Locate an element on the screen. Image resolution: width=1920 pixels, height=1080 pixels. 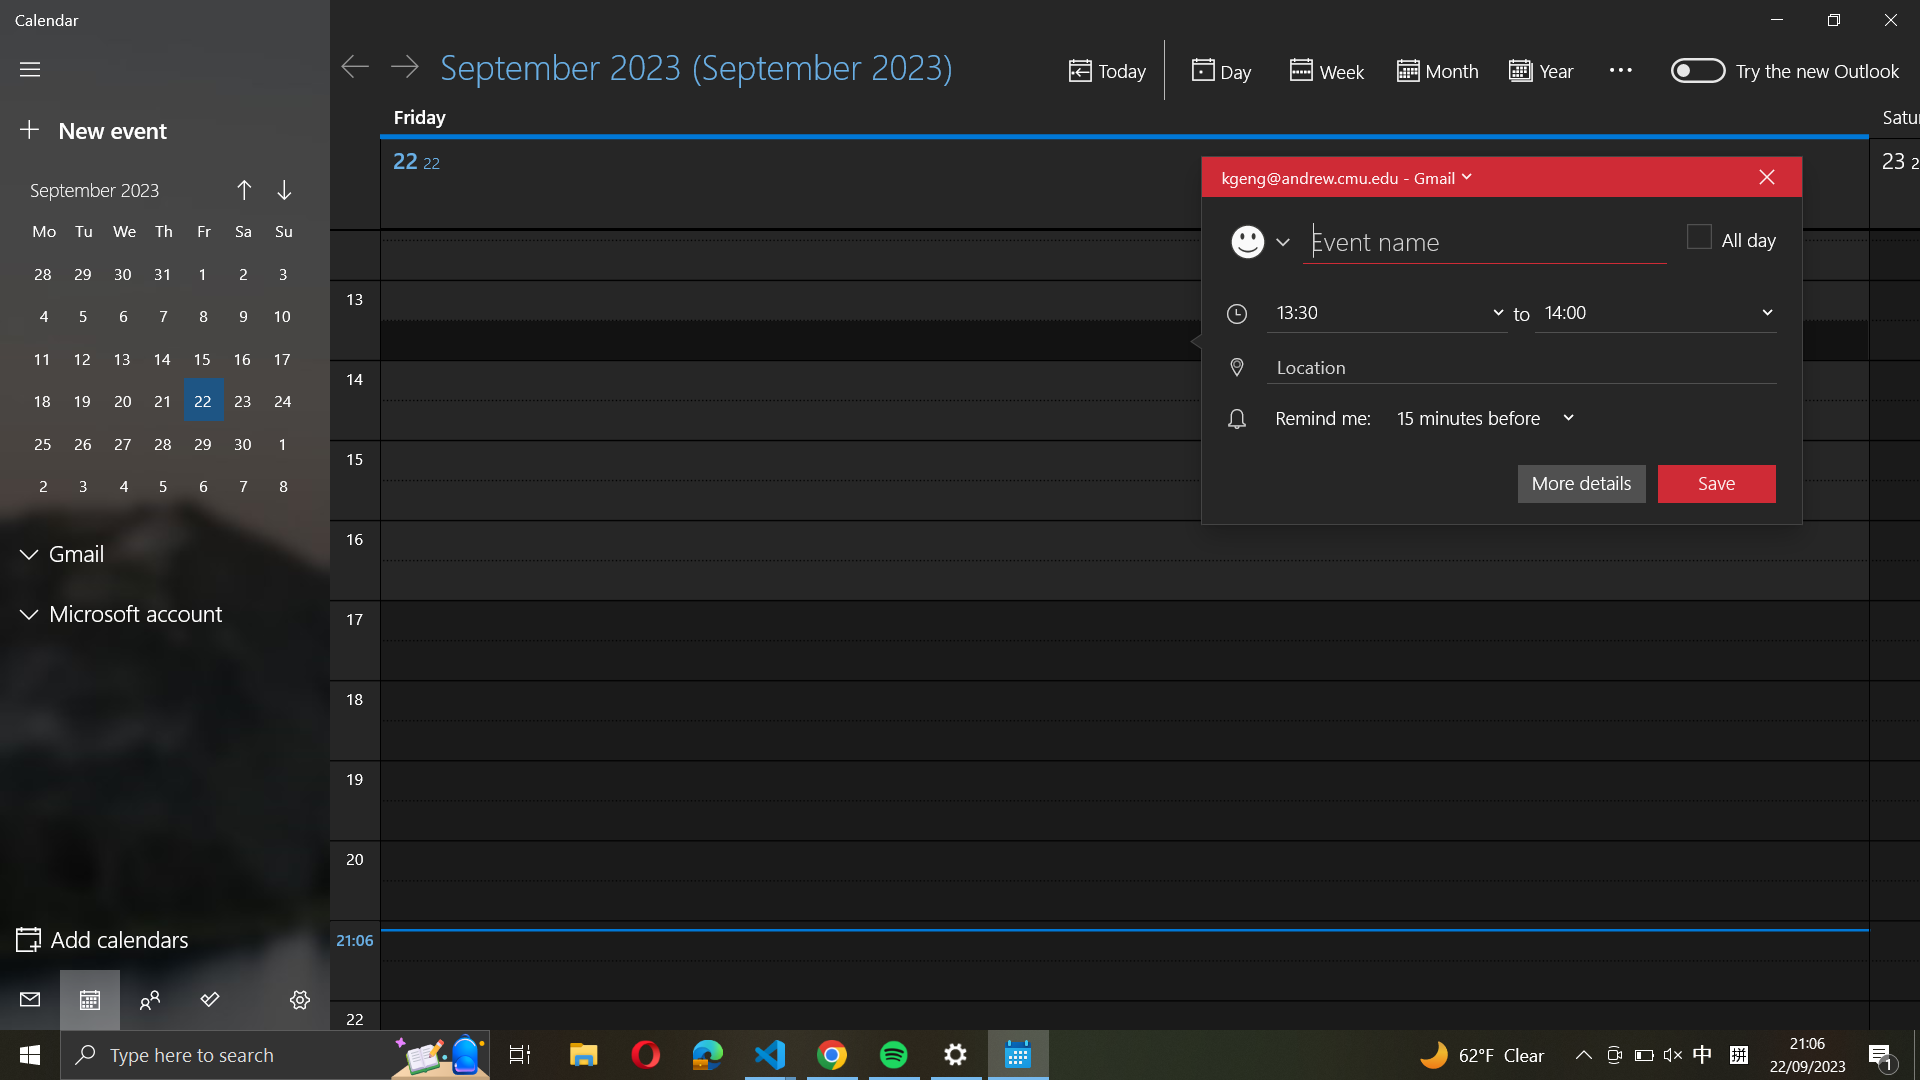
the month before on the calendar is located at coordinates (243, 192).